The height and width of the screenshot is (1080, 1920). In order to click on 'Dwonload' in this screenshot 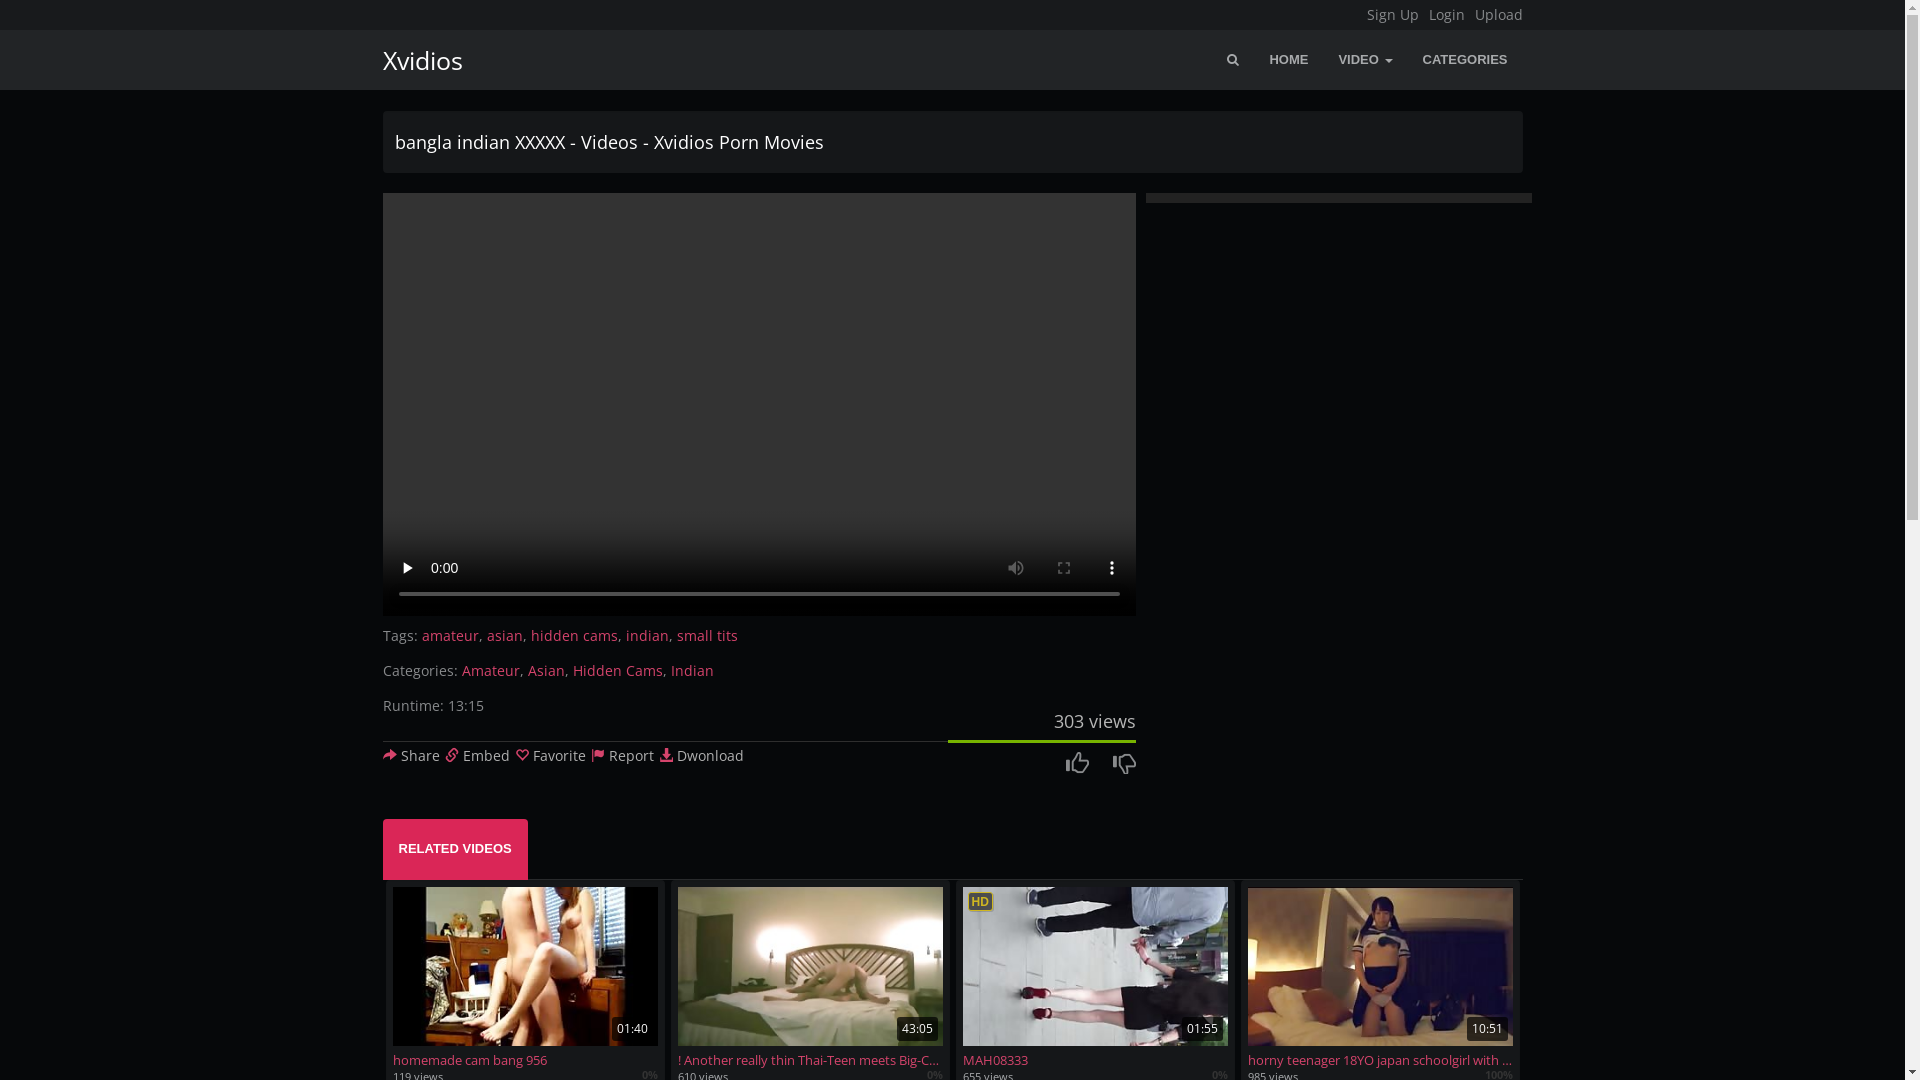, I will do `click(700, 755)`.